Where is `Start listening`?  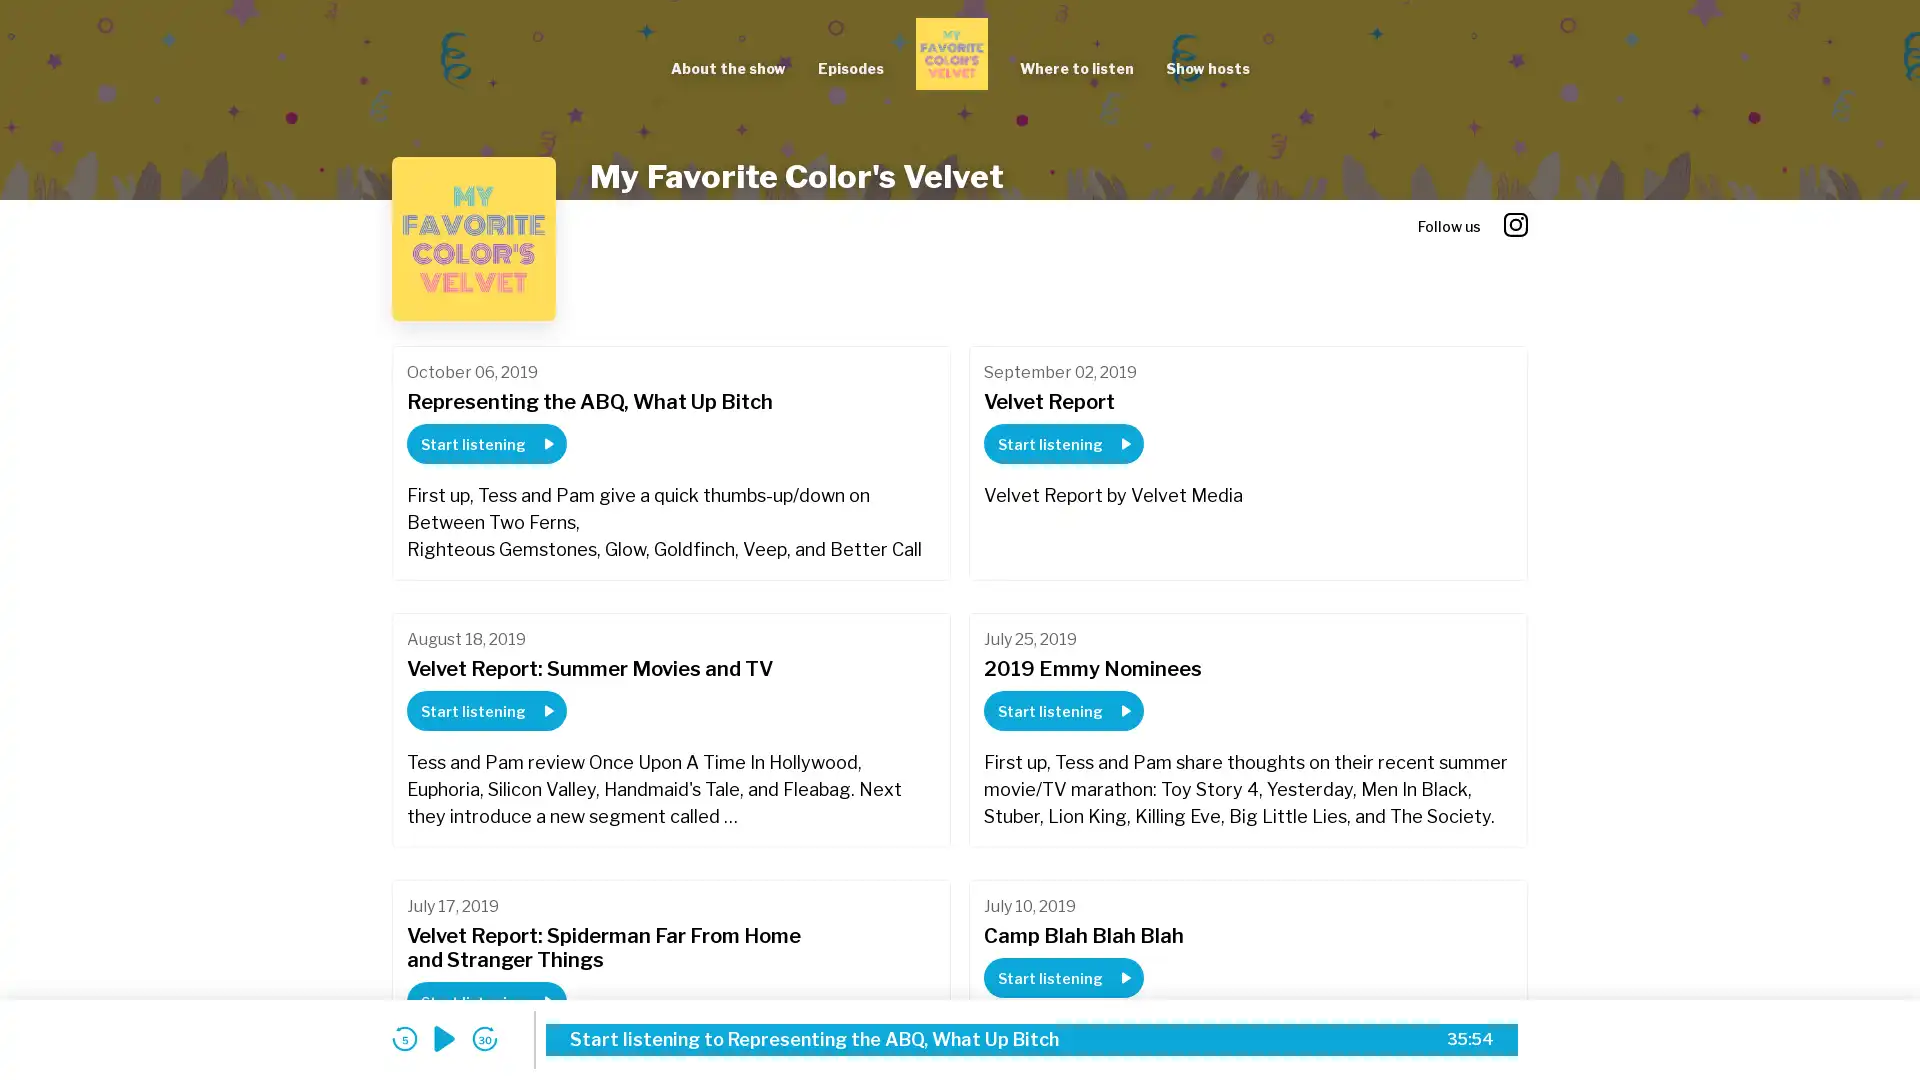
Start listening is located at coordinates (1063, 442).